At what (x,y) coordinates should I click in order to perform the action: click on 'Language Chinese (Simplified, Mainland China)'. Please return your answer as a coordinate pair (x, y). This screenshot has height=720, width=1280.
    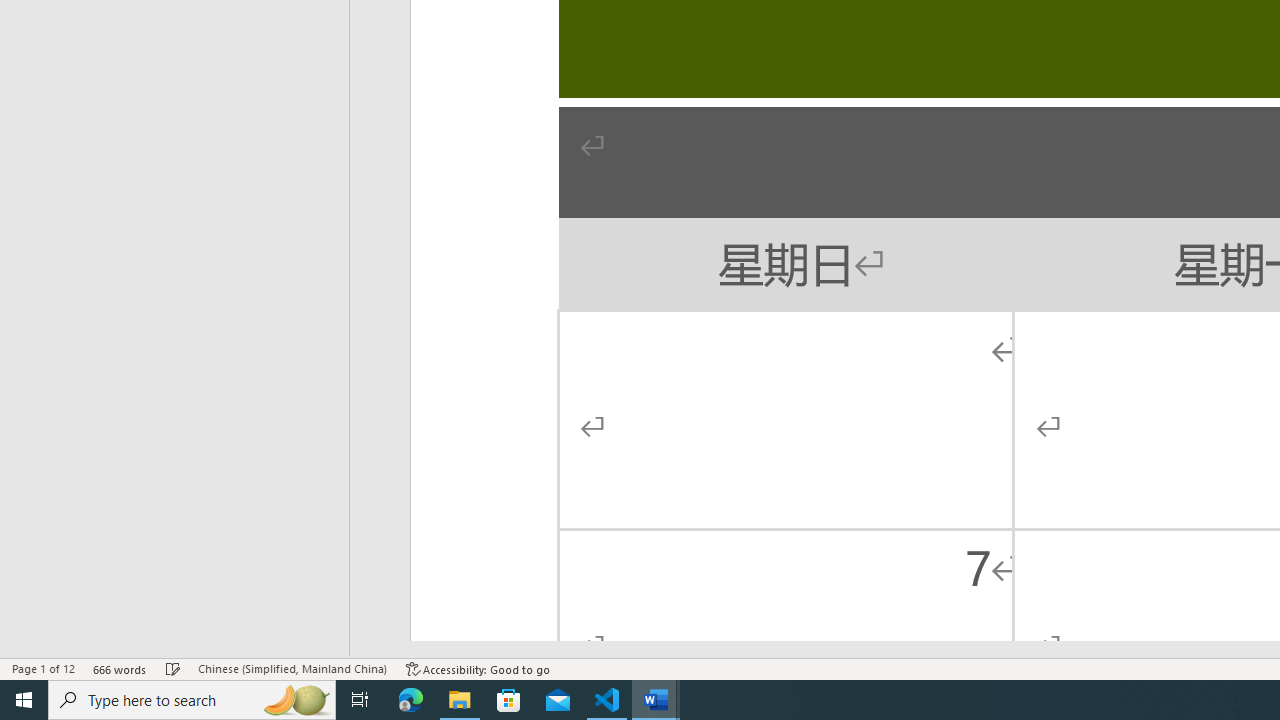
    Looking at the image, I should click on (291, 669).